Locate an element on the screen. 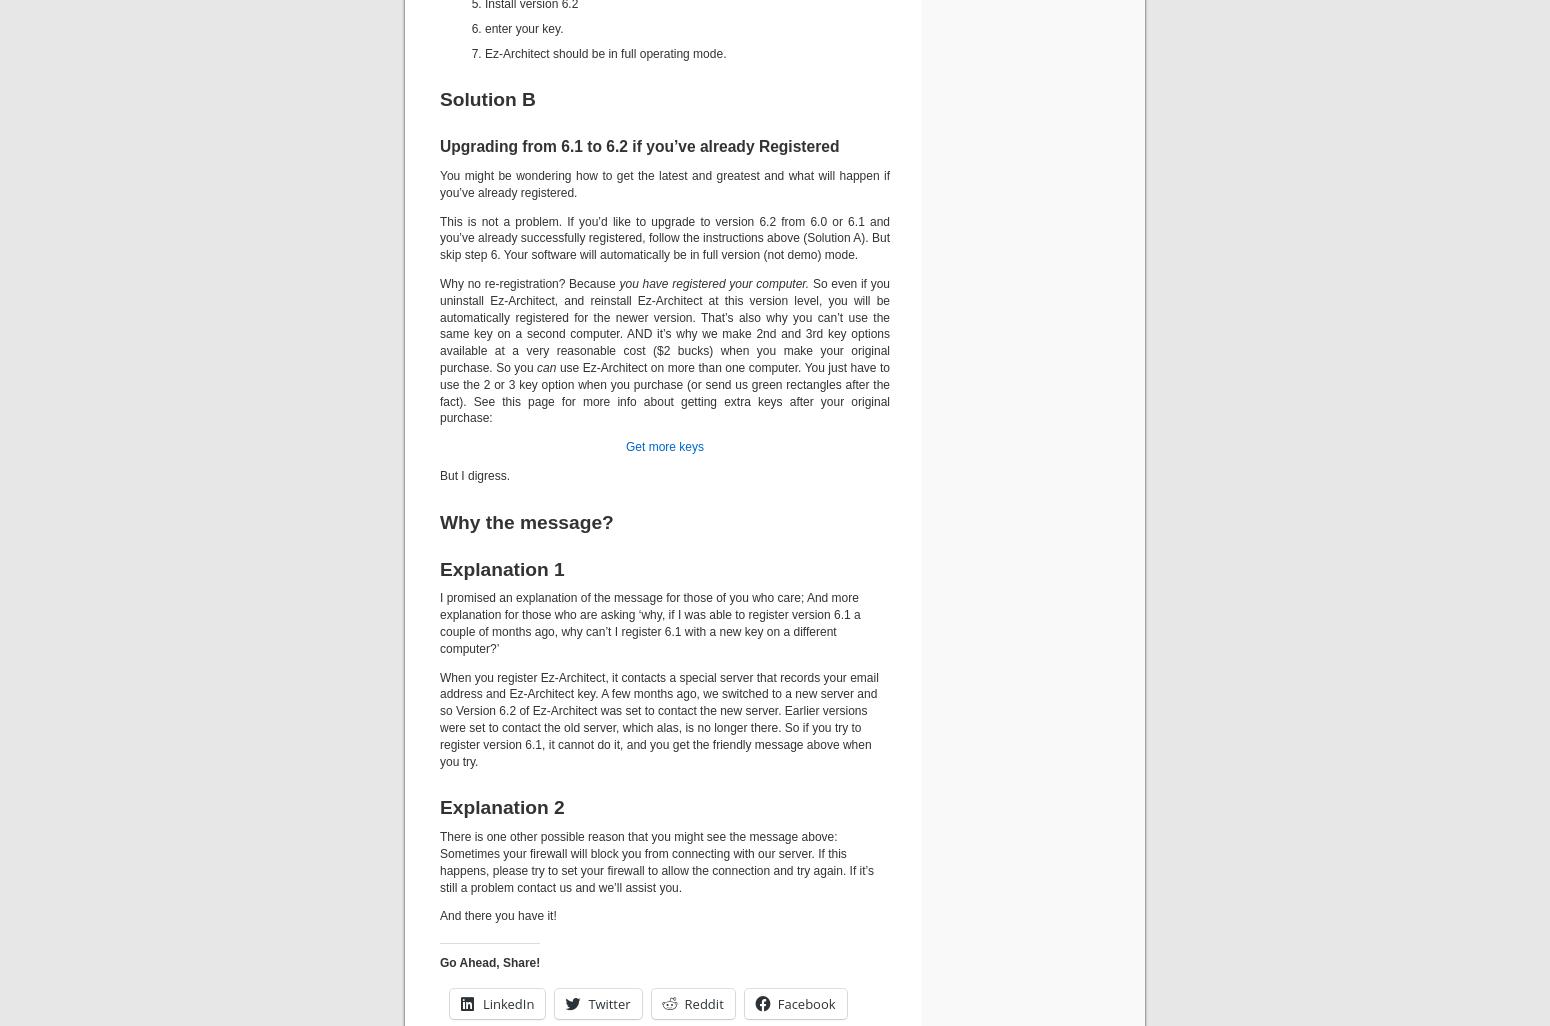  'But I digress.' is located at coordinates (474, 474).